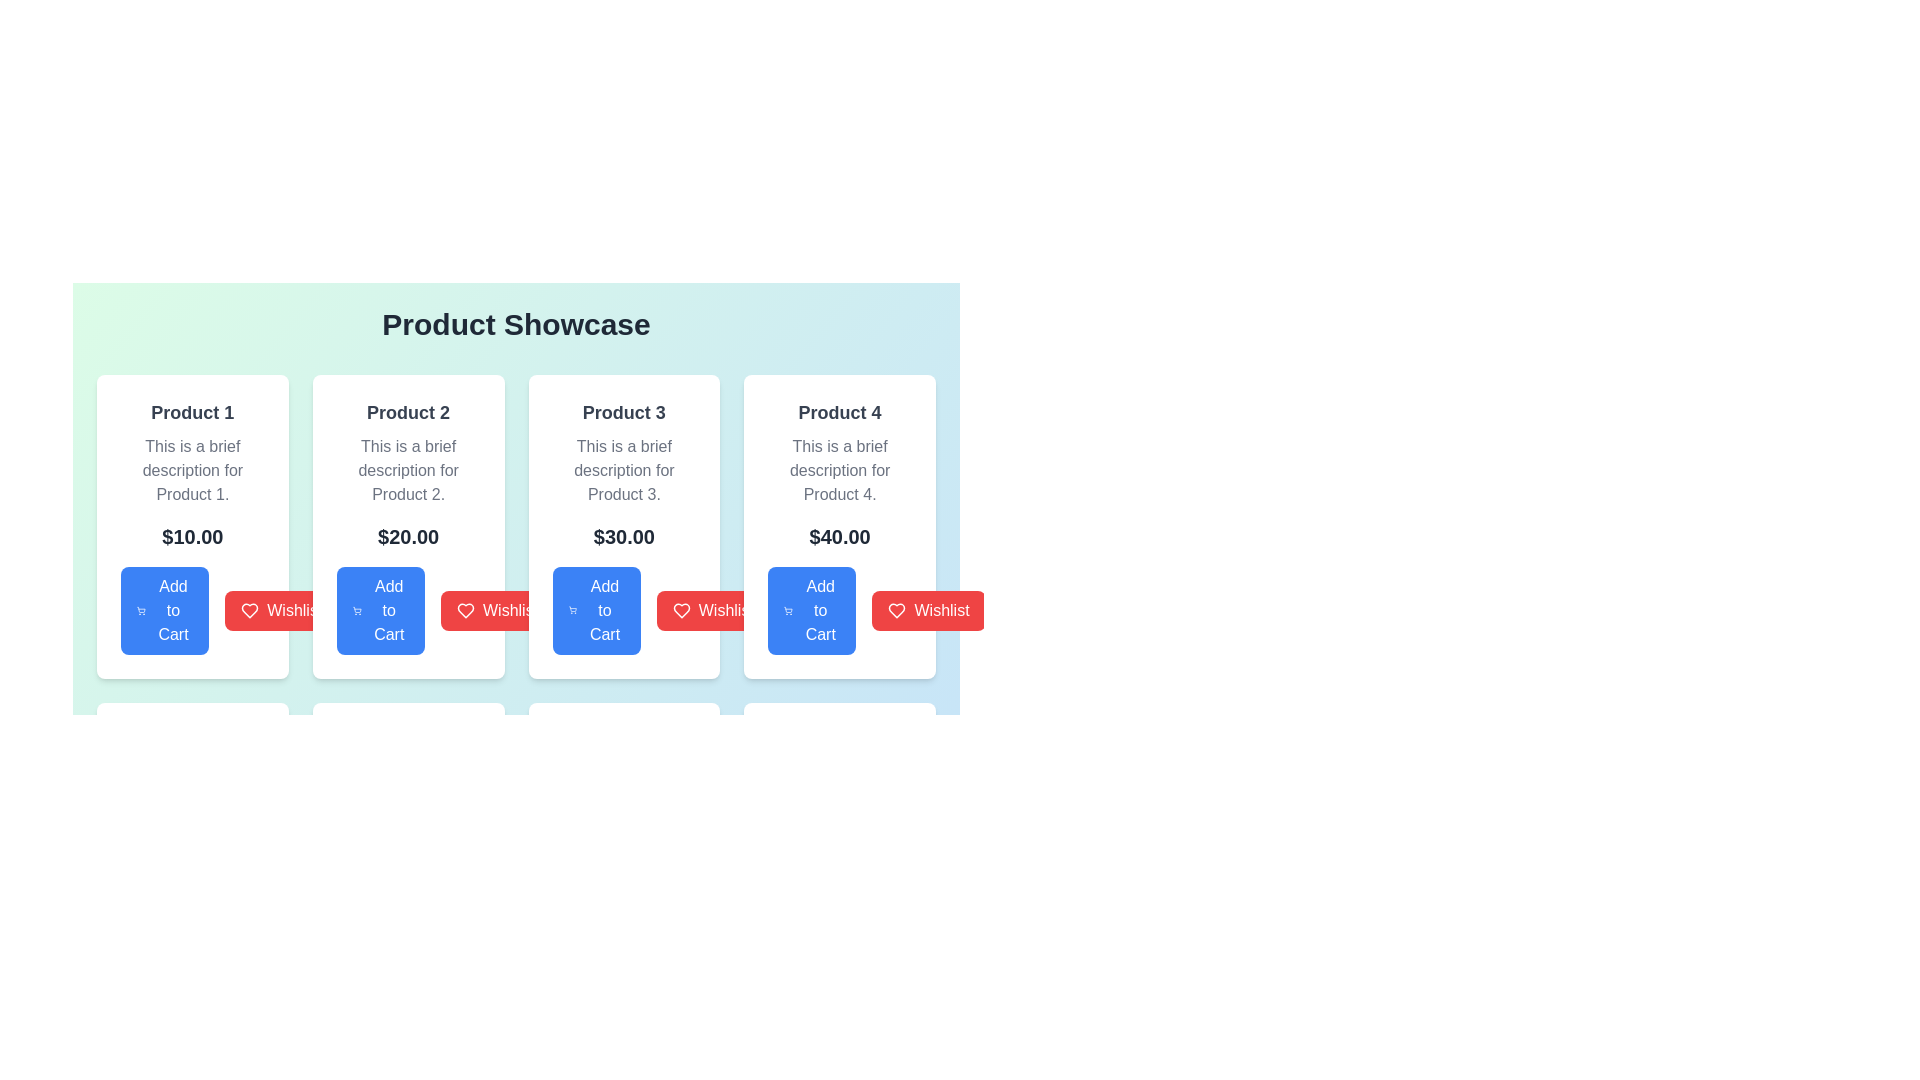 Image resolution: width=1920 pixels, height=1080 pixels. Describe the element at coordinates (595, 609) in the screenshot. I see `the 'Add to Cart' button, which is a rectangular button with rounded corners, blue background, and white text, located below 'Product 3'` at that location.